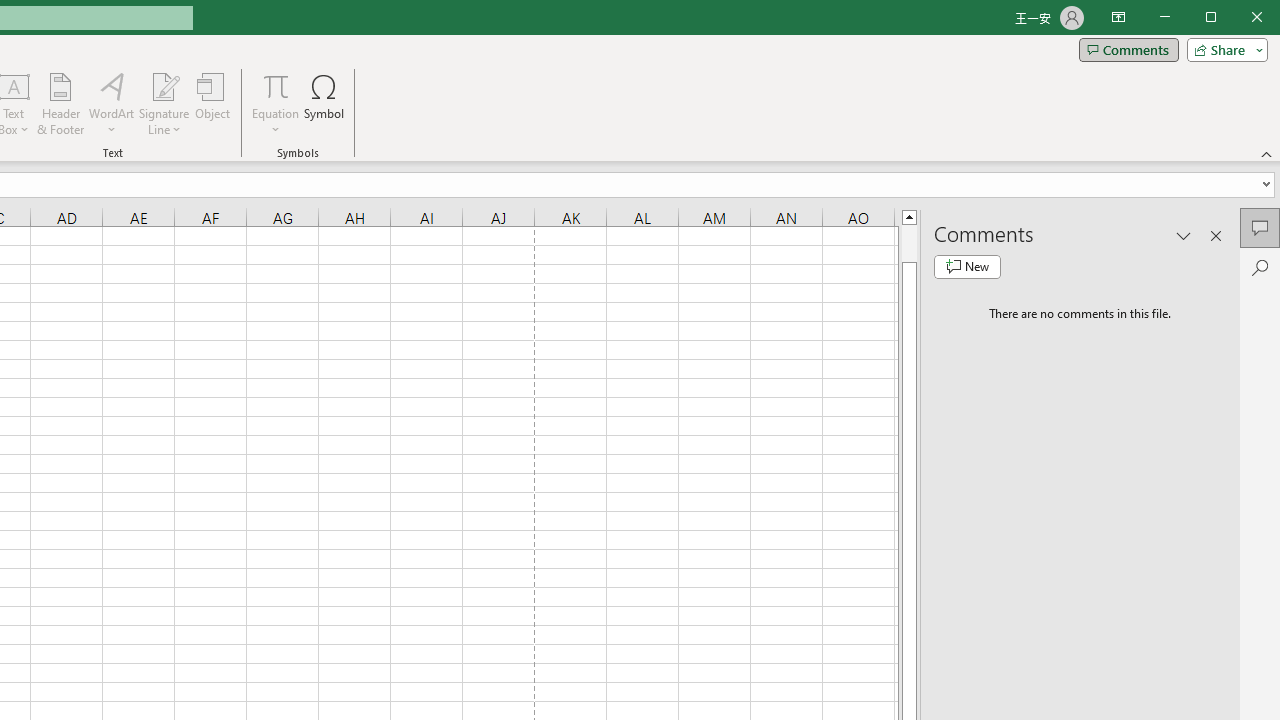  I want to click on 'Object...', so click(213, 104).